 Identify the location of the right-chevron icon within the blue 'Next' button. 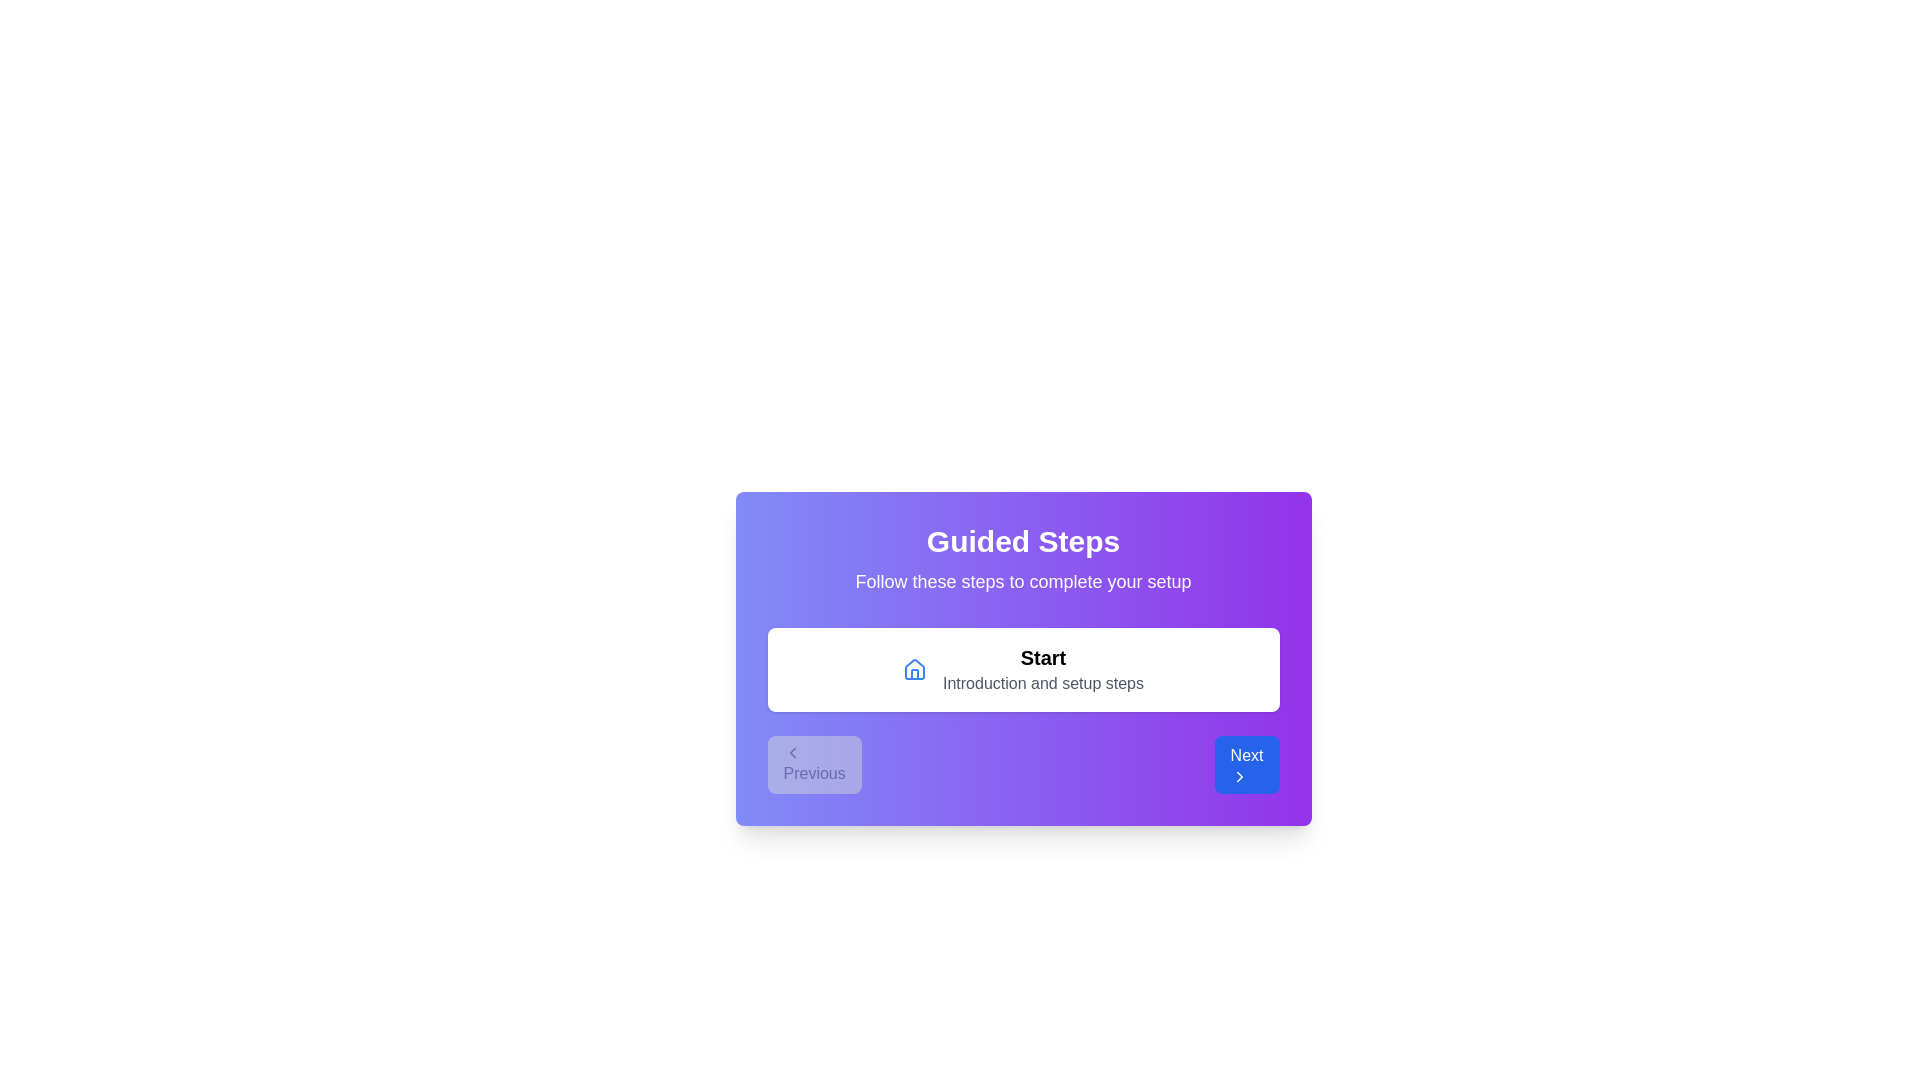
(1238, 775).